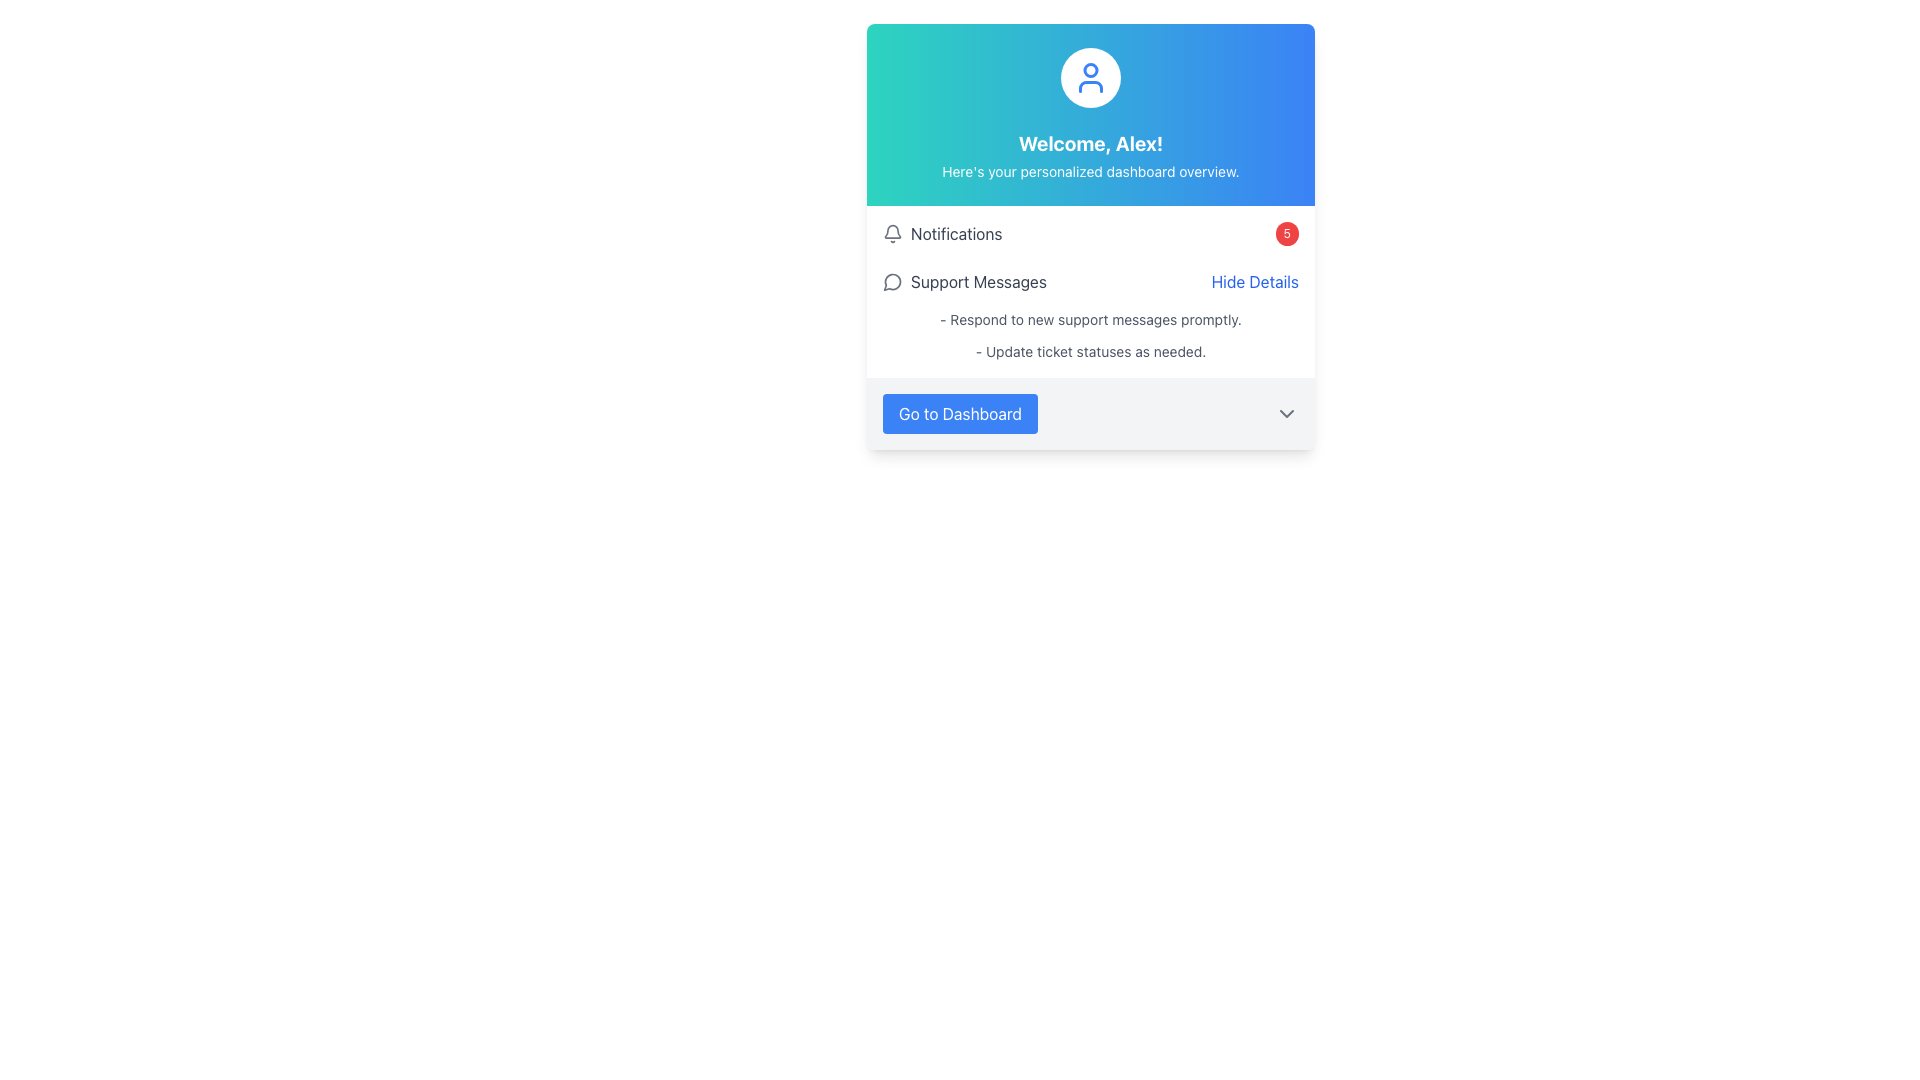  I want to click on the 'Support Messages' static text label, which is styled in gray and located in the Notifications section of the user interface, positioned to the right of a speech bubble icon, so click(979, 281).